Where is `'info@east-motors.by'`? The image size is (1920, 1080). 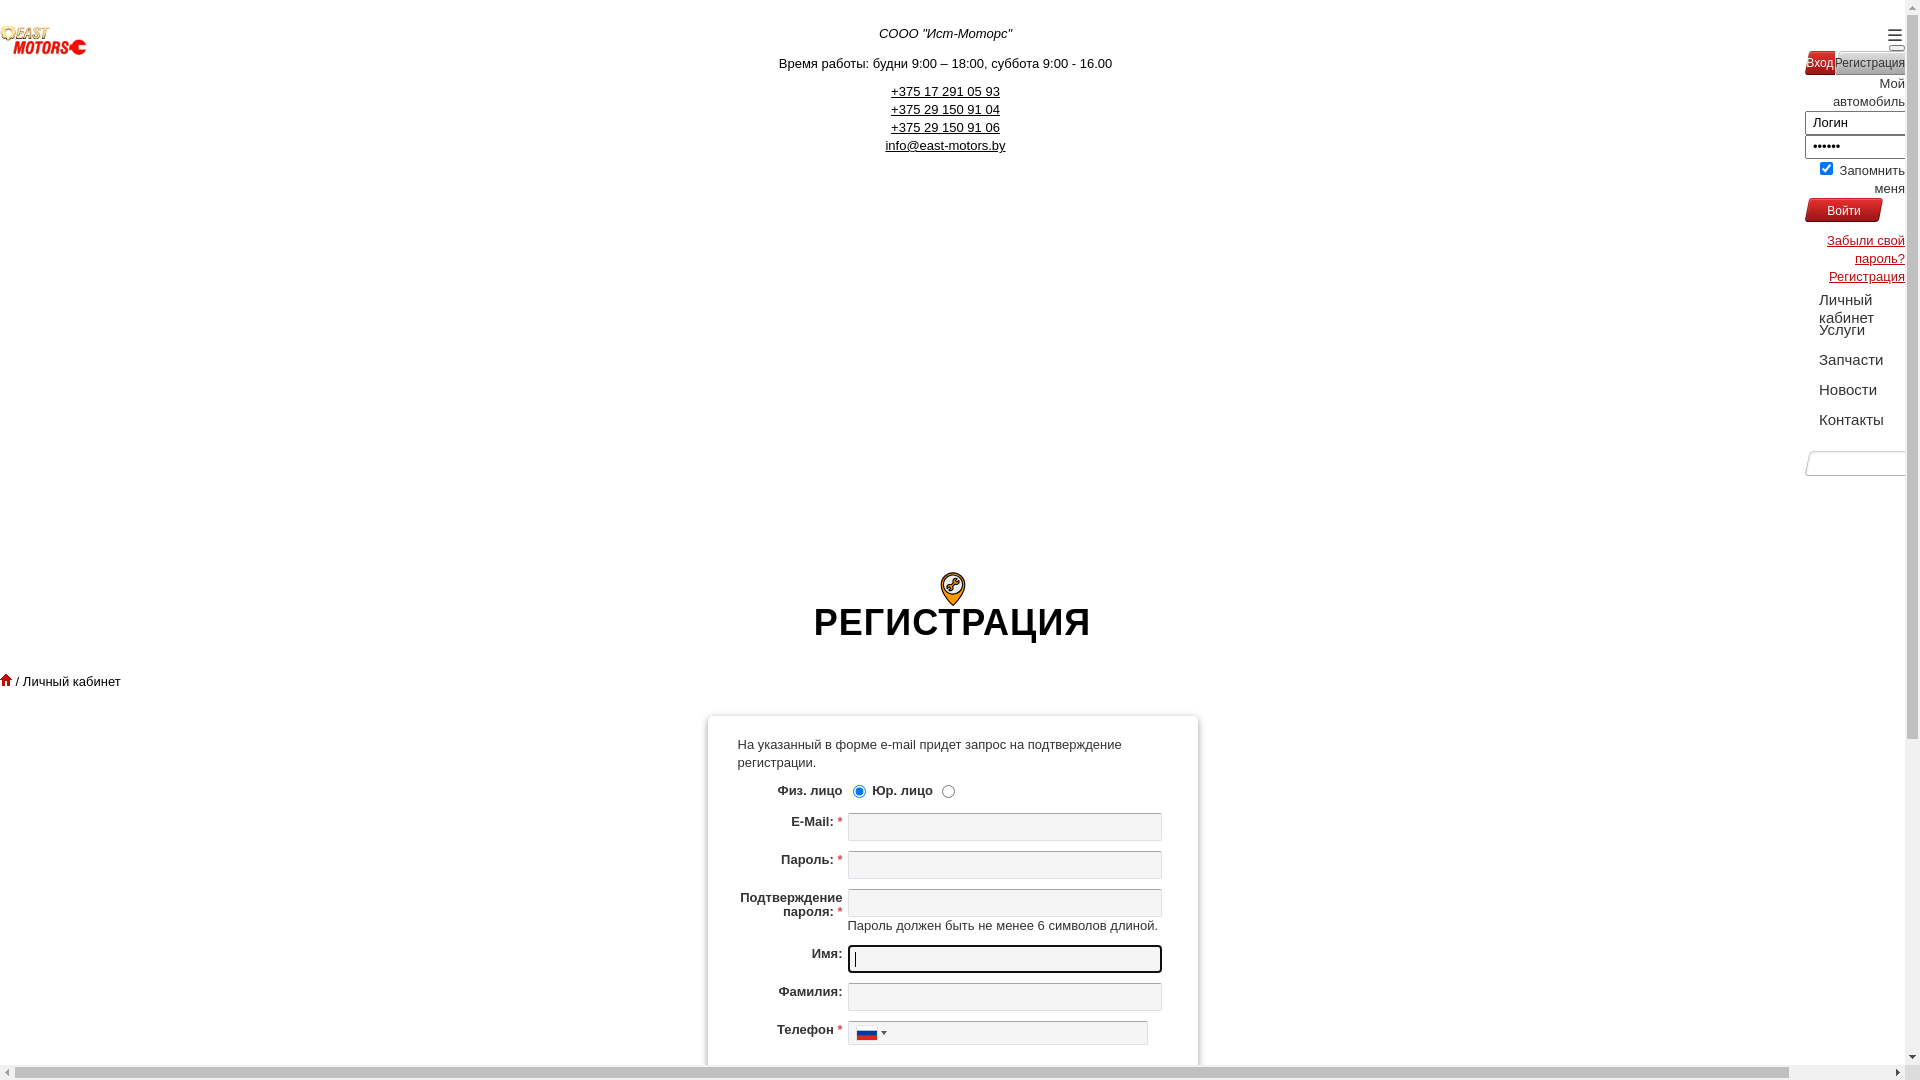 'info@east-motors.by' is located at coordinates (944, 144).